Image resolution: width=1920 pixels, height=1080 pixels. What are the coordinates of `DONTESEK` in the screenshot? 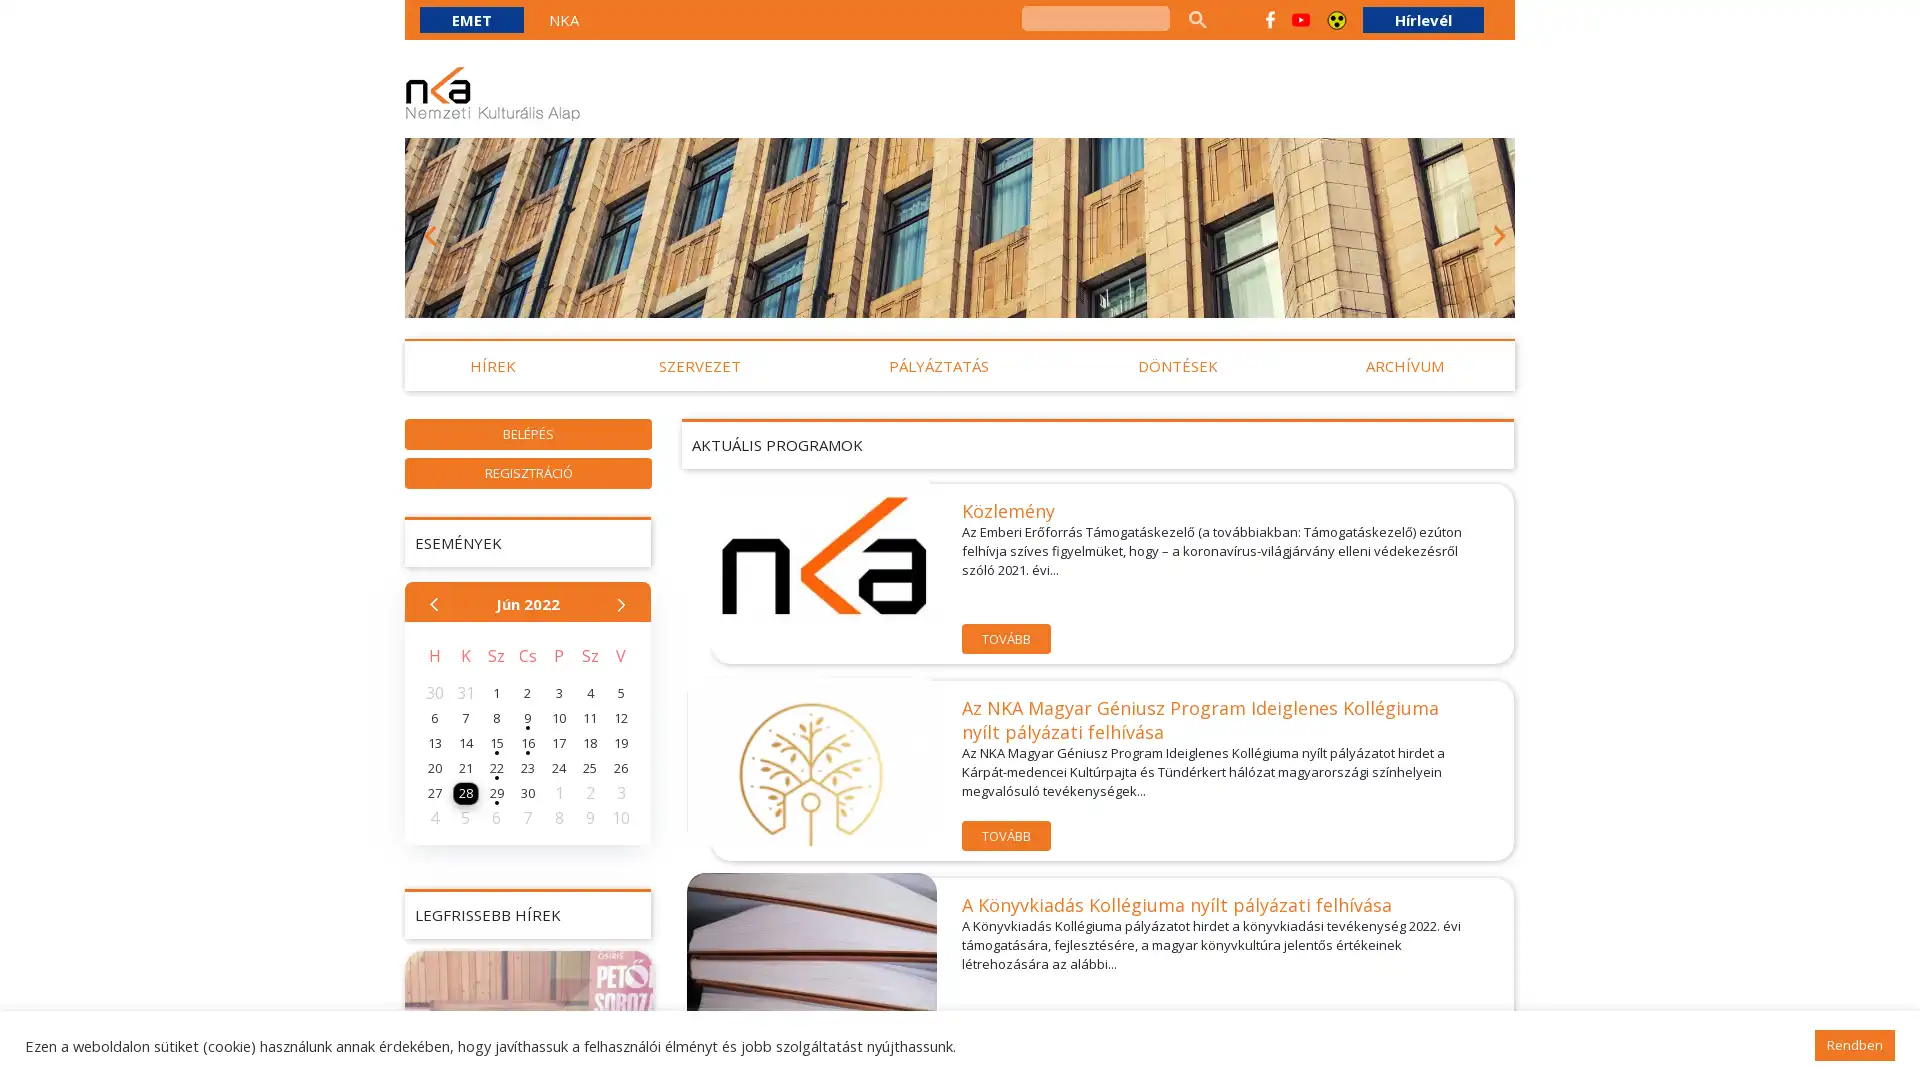 It's located at (1176, 366).